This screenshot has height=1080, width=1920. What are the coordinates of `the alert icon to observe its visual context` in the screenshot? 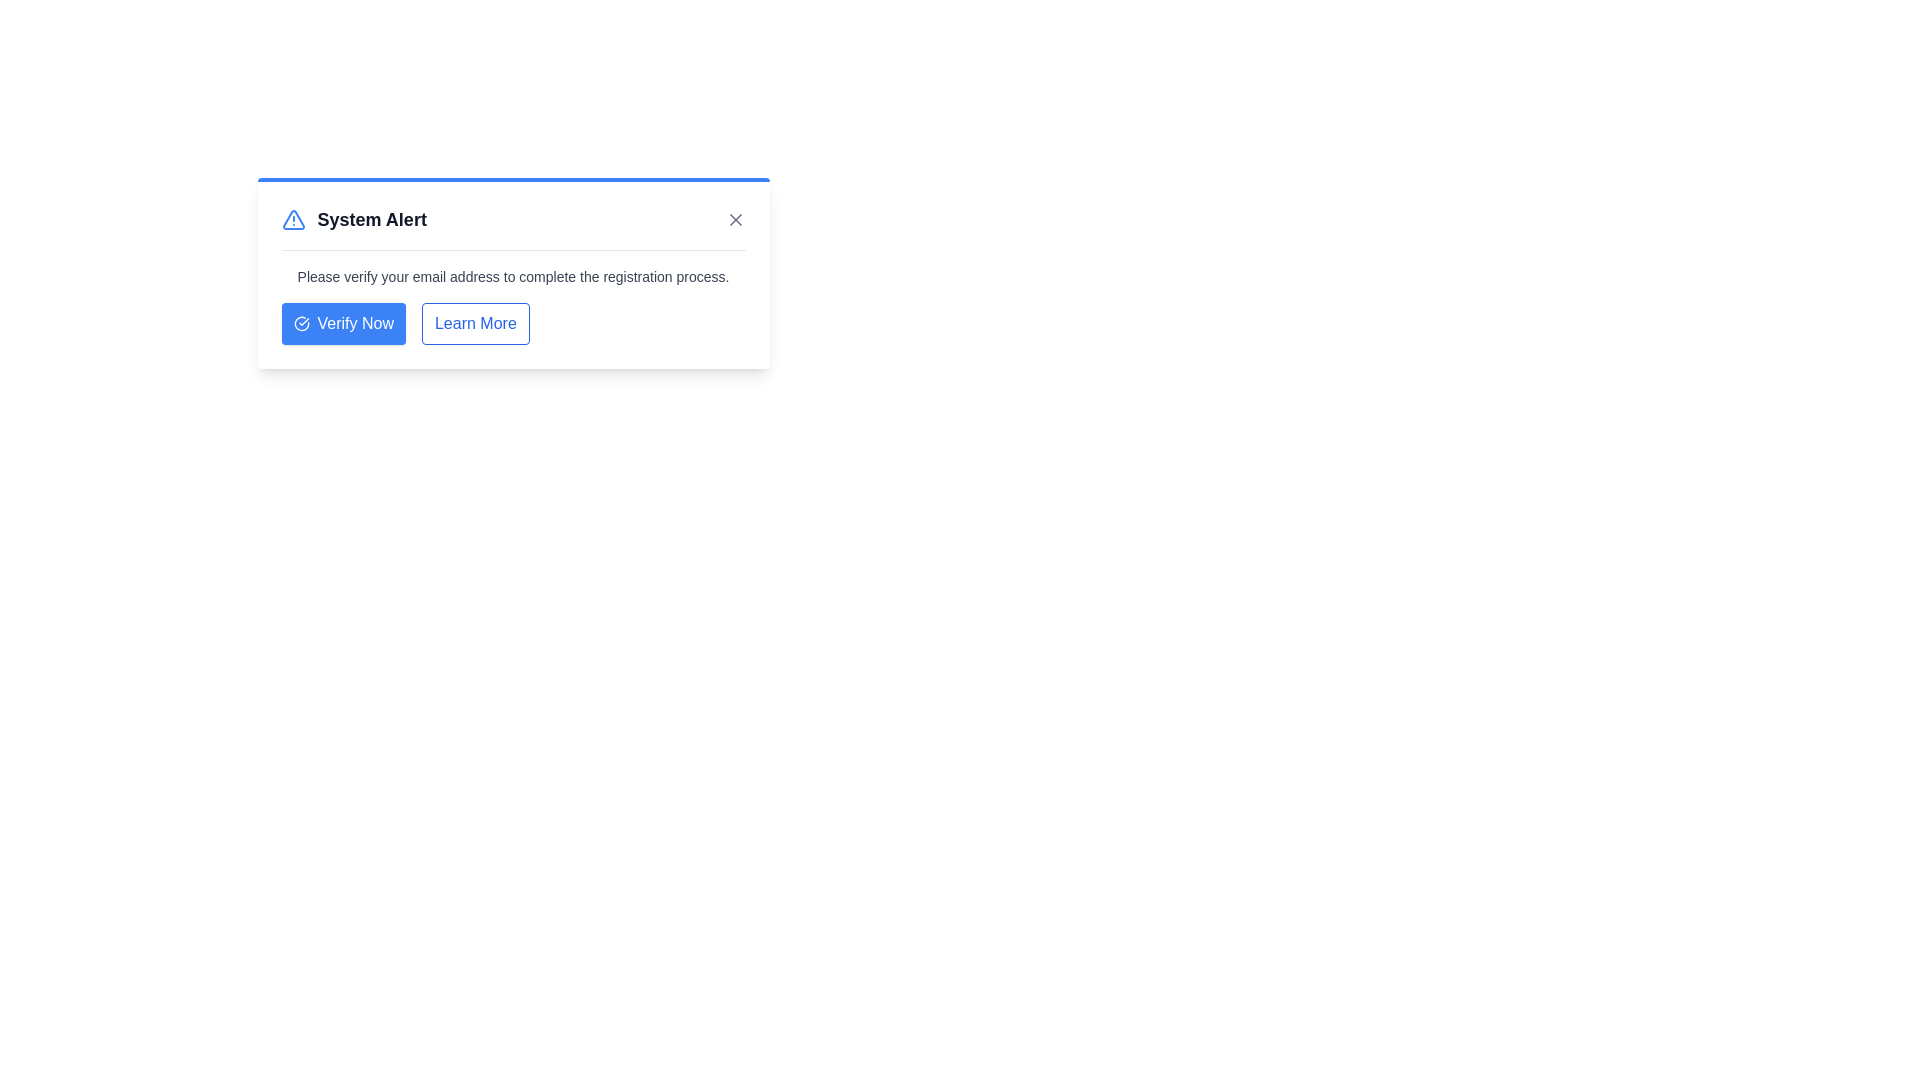 It's located at (292, 219).